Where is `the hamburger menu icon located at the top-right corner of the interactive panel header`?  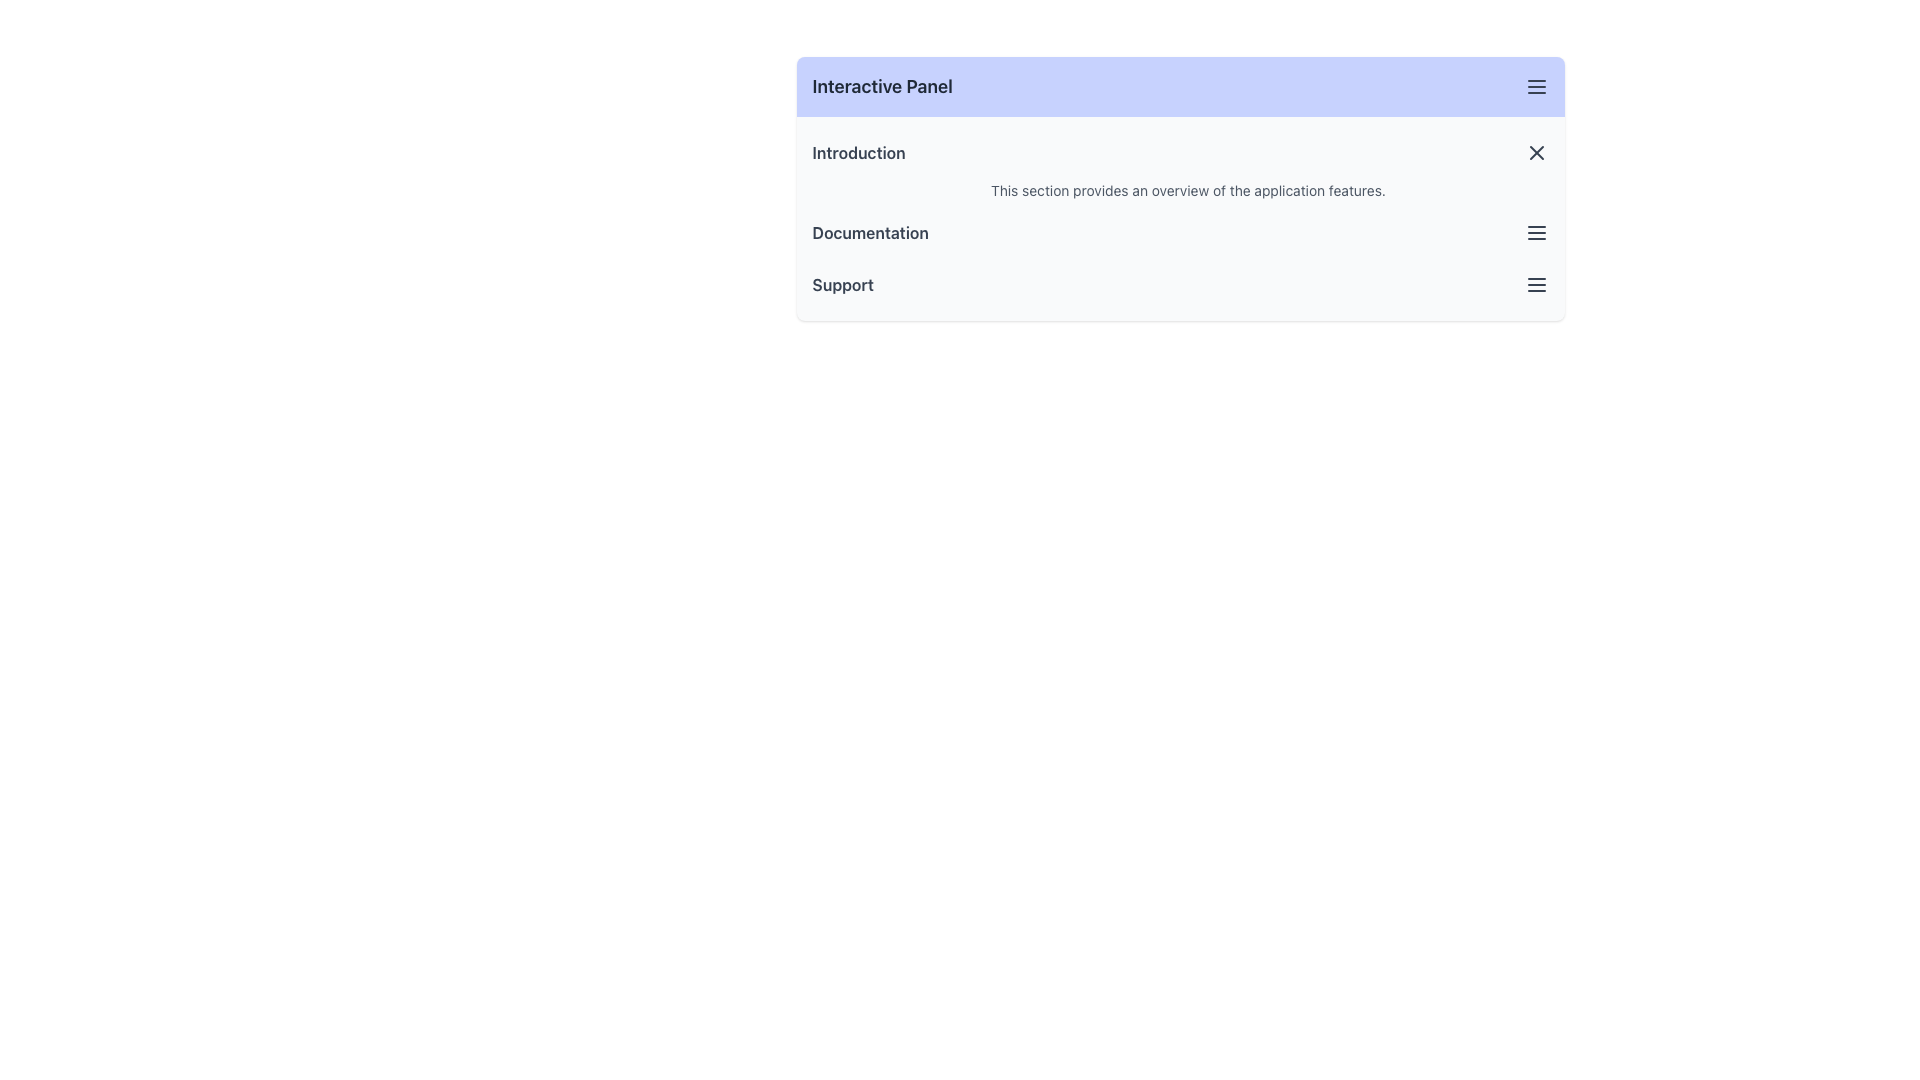
the hamburger menu icon located at the top-right corner of the interactive panel header is located at coordinates (1535, 86).